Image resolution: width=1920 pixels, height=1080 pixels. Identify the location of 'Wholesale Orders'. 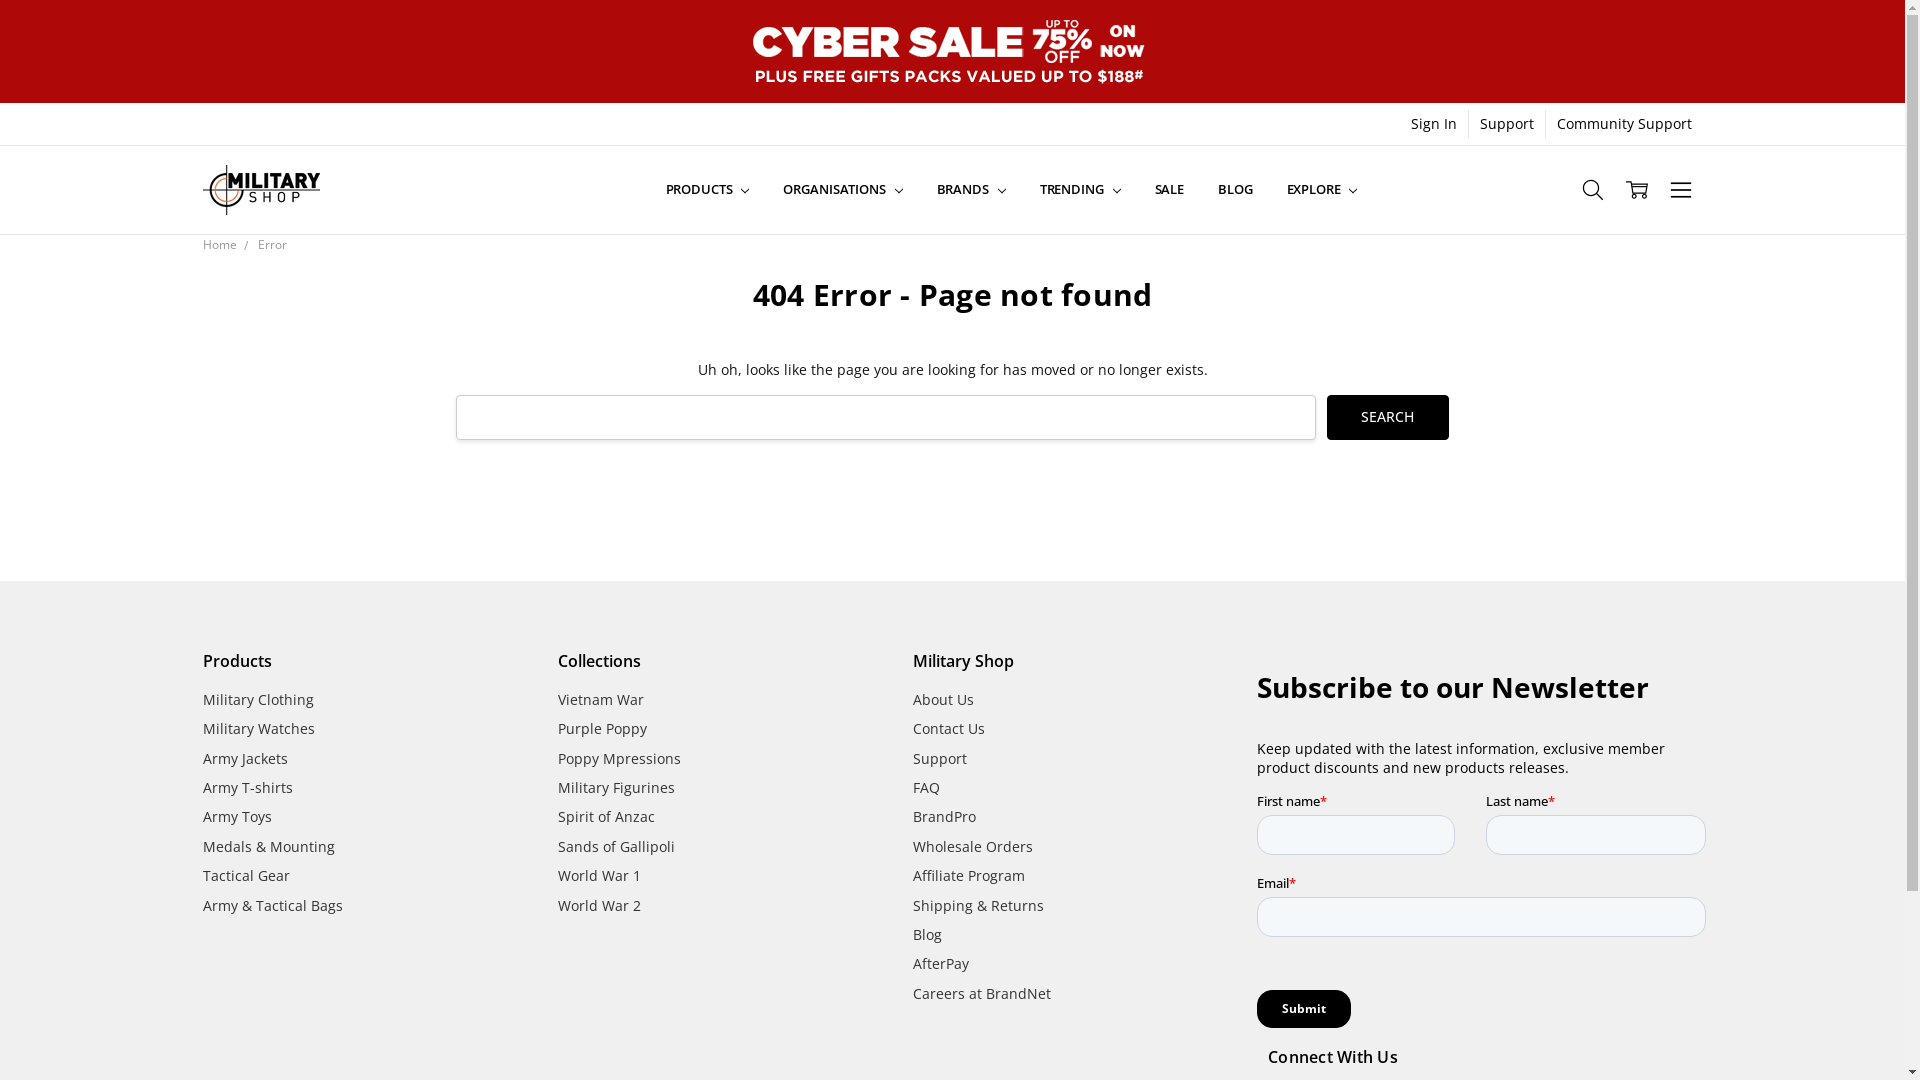
(973, 846).